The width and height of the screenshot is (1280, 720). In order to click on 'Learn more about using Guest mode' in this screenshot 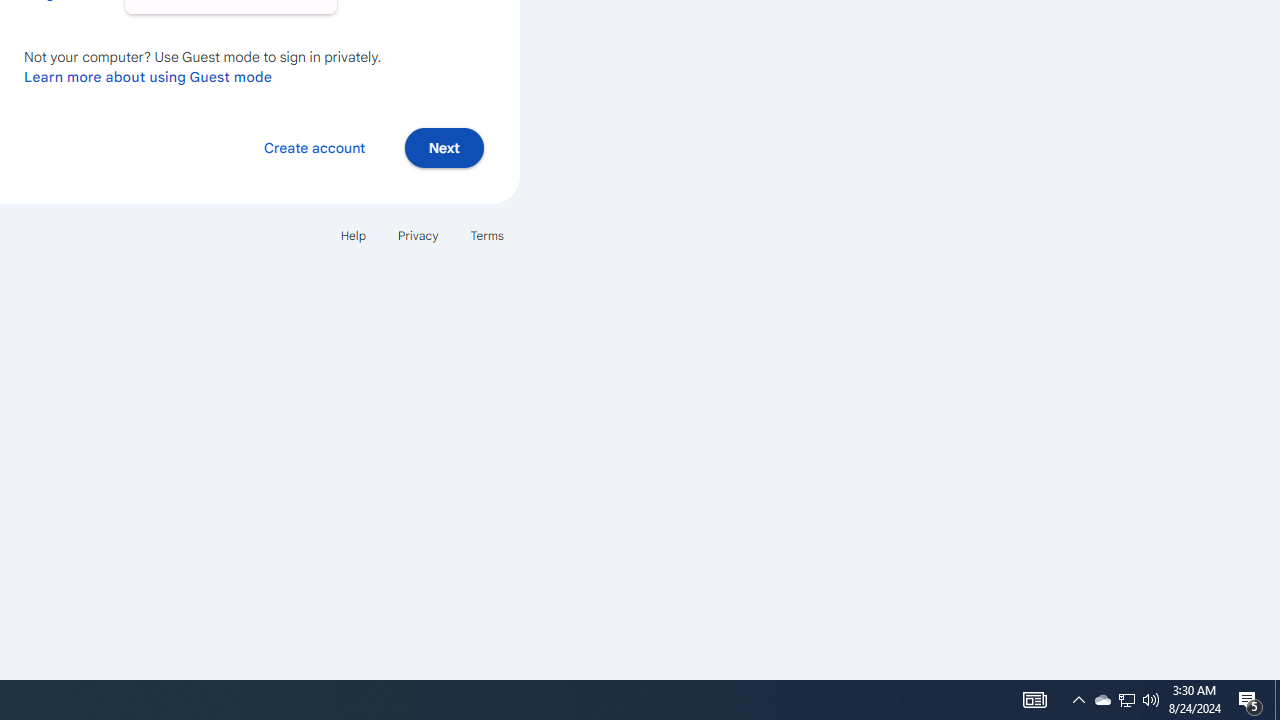, I will do `click(147, 75)`.